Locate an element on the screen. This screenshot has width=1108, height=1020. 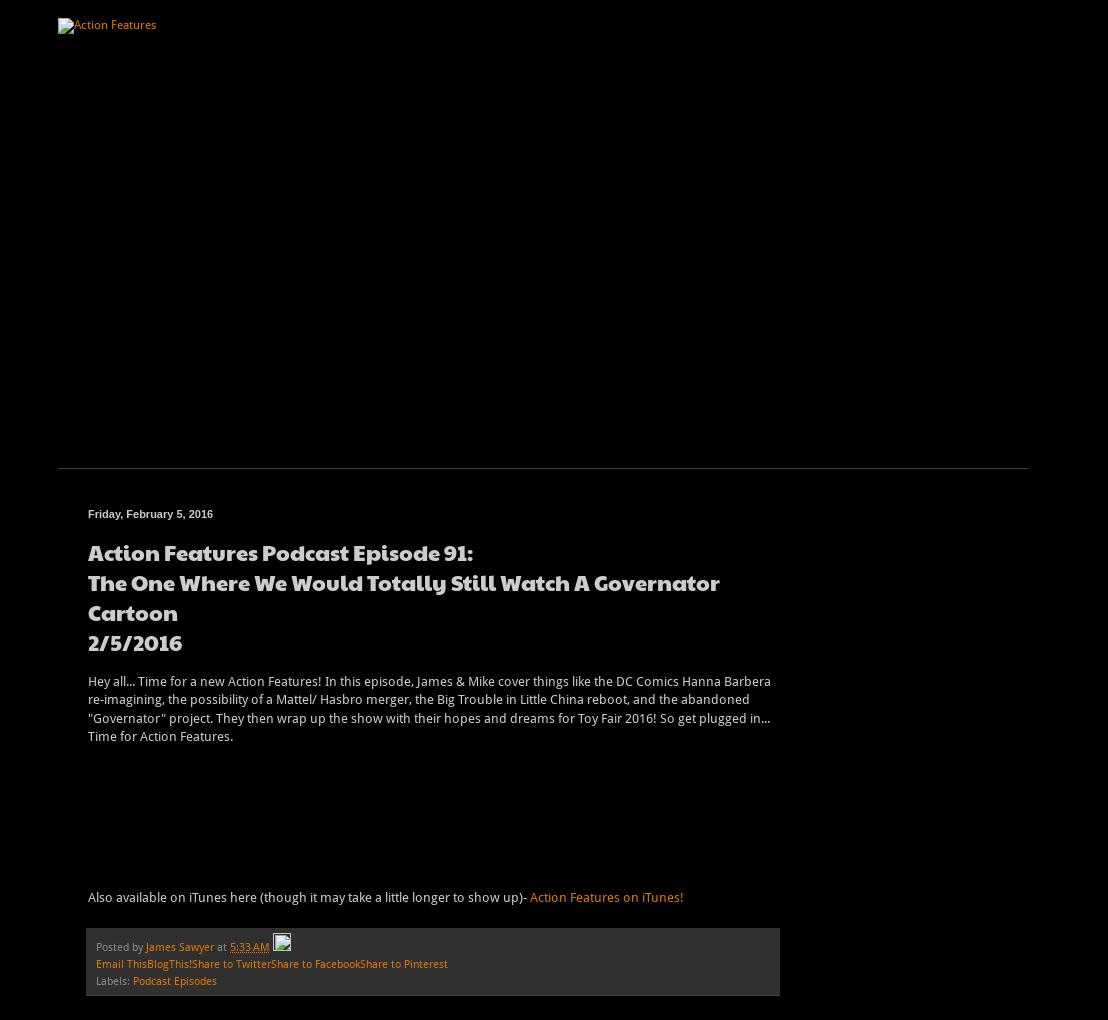
'Friday, February 5, 2016' is located at coordinates (149, 512).